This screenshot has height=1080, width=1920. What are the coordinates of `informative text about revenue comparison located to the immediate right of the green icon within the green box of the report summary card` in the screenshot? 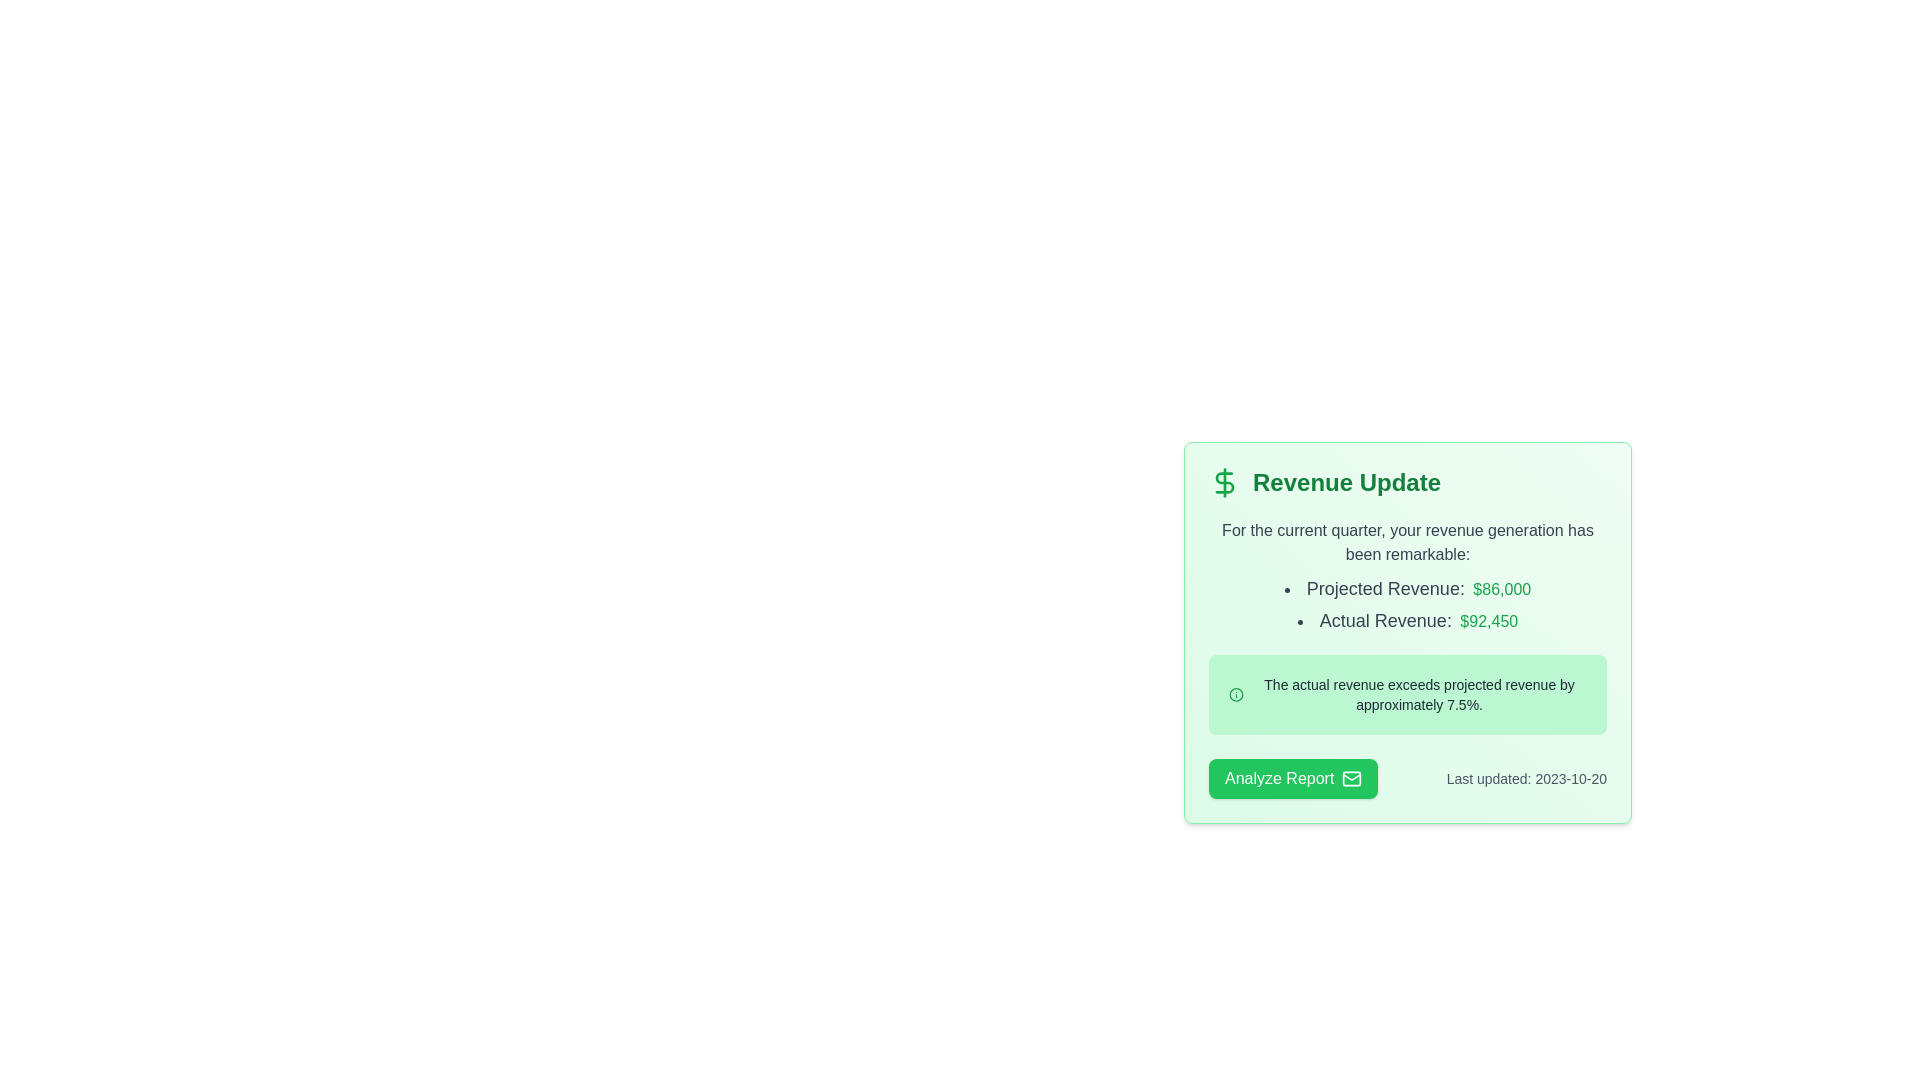 It's located at (1418, 693).